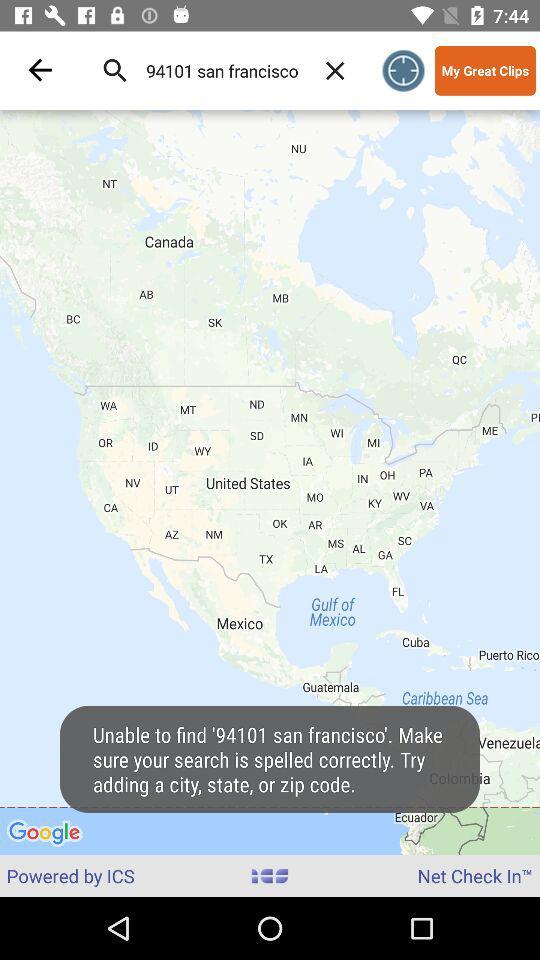 The image size is (540, 960). I want to click on the icon to the right of 94101 san francisco item, so click(335, 70).